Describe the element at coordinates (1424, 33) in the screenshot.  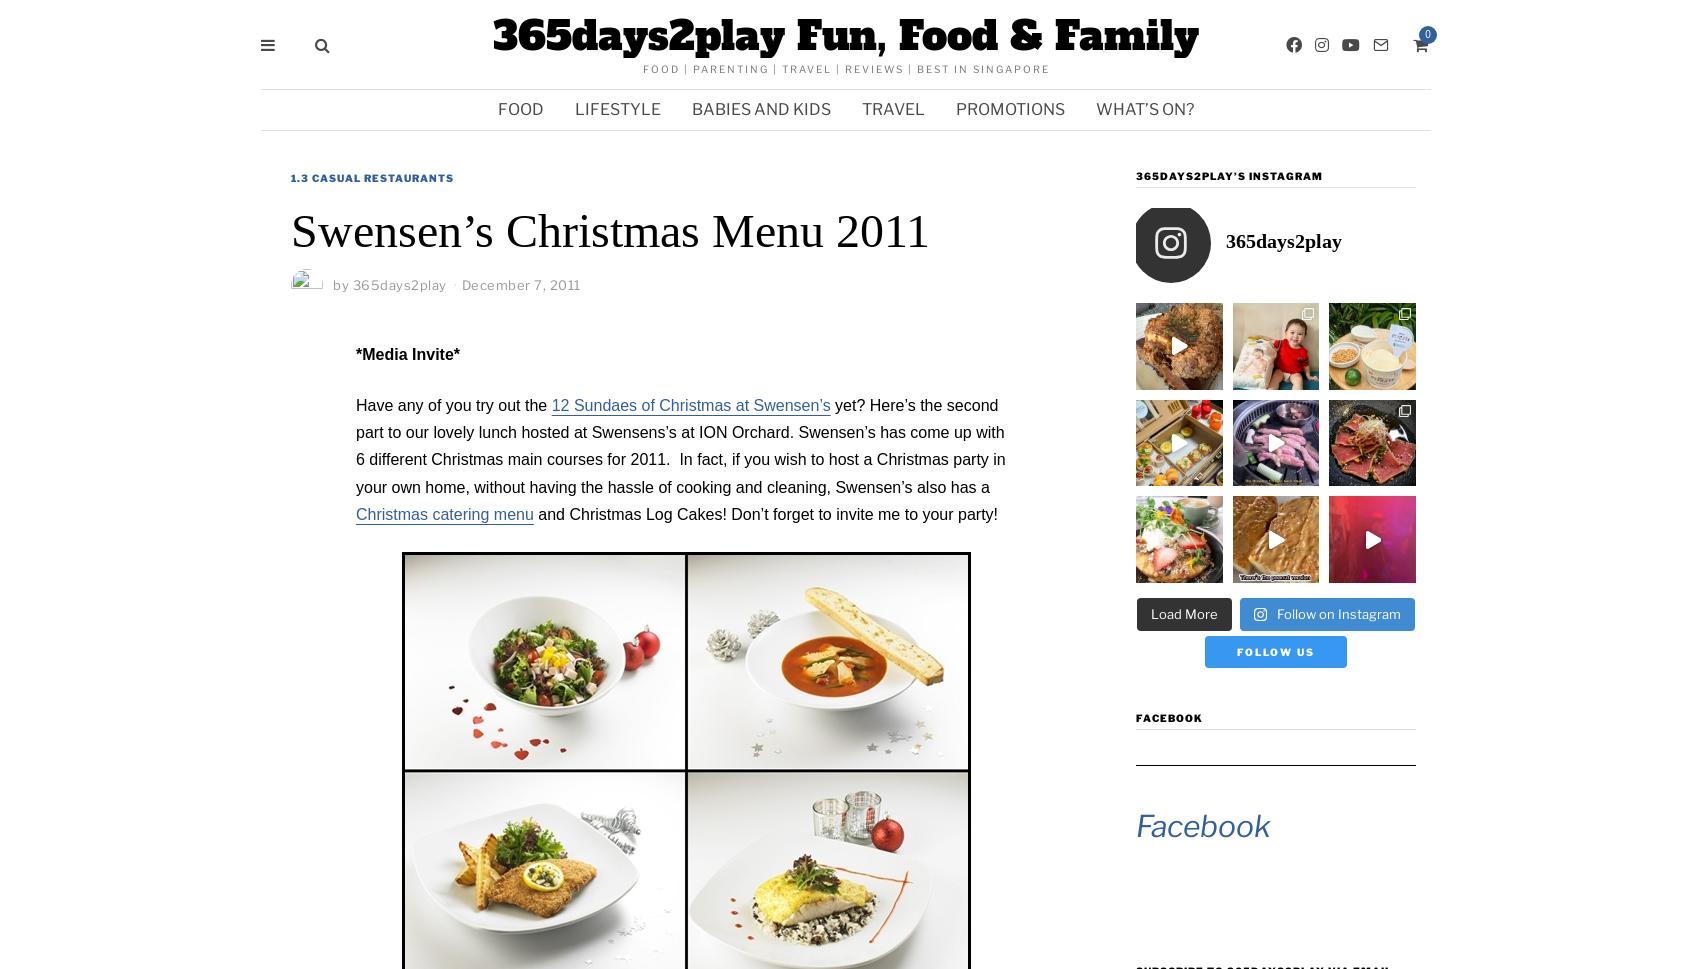
I see `'0'` at that location.